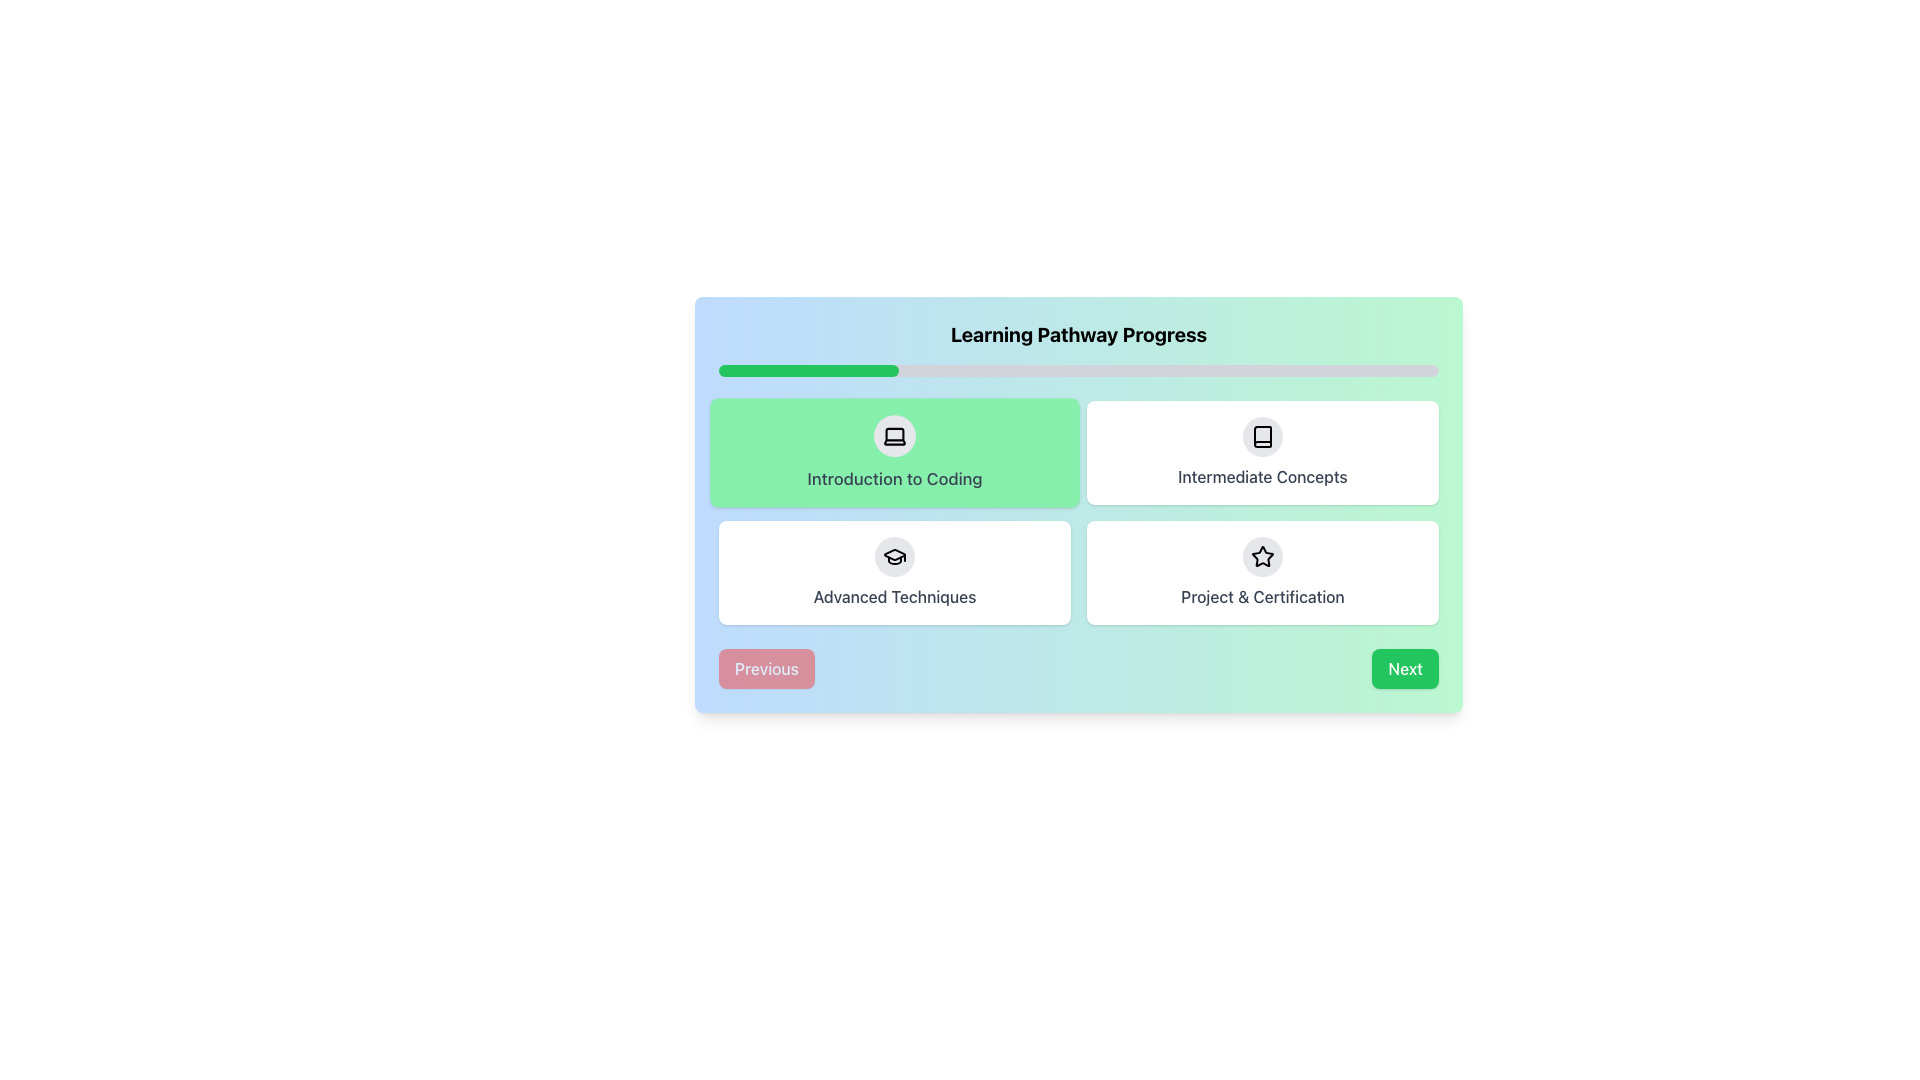 The image size is (1920, 1080). Describe the element at coordinates (1078, 504) in the screenshot. I see `the Interactive Card that represents the first step in the learning pathway` at that location.